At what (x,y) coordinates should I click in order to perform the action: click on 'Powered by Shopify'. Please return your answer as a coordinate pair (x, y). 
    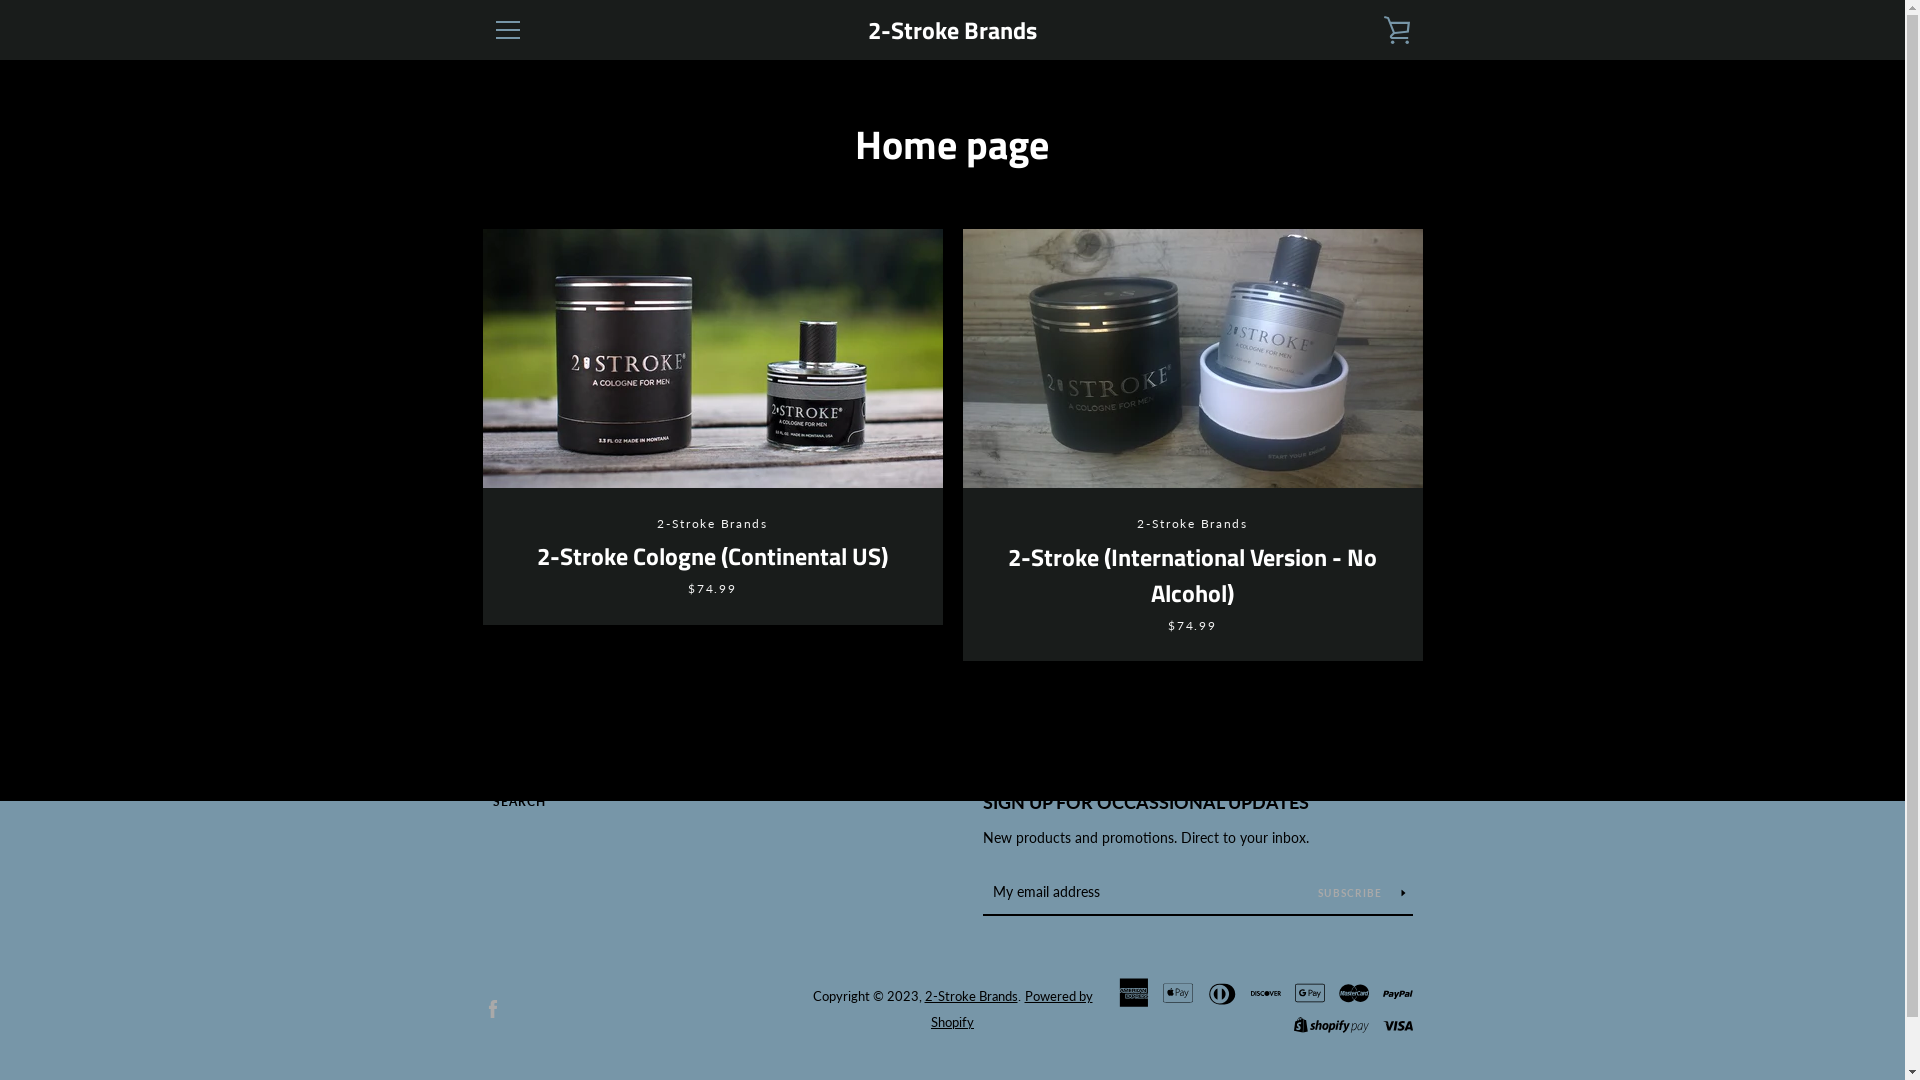
    Looking at the image, I should click on (1012, 1009).